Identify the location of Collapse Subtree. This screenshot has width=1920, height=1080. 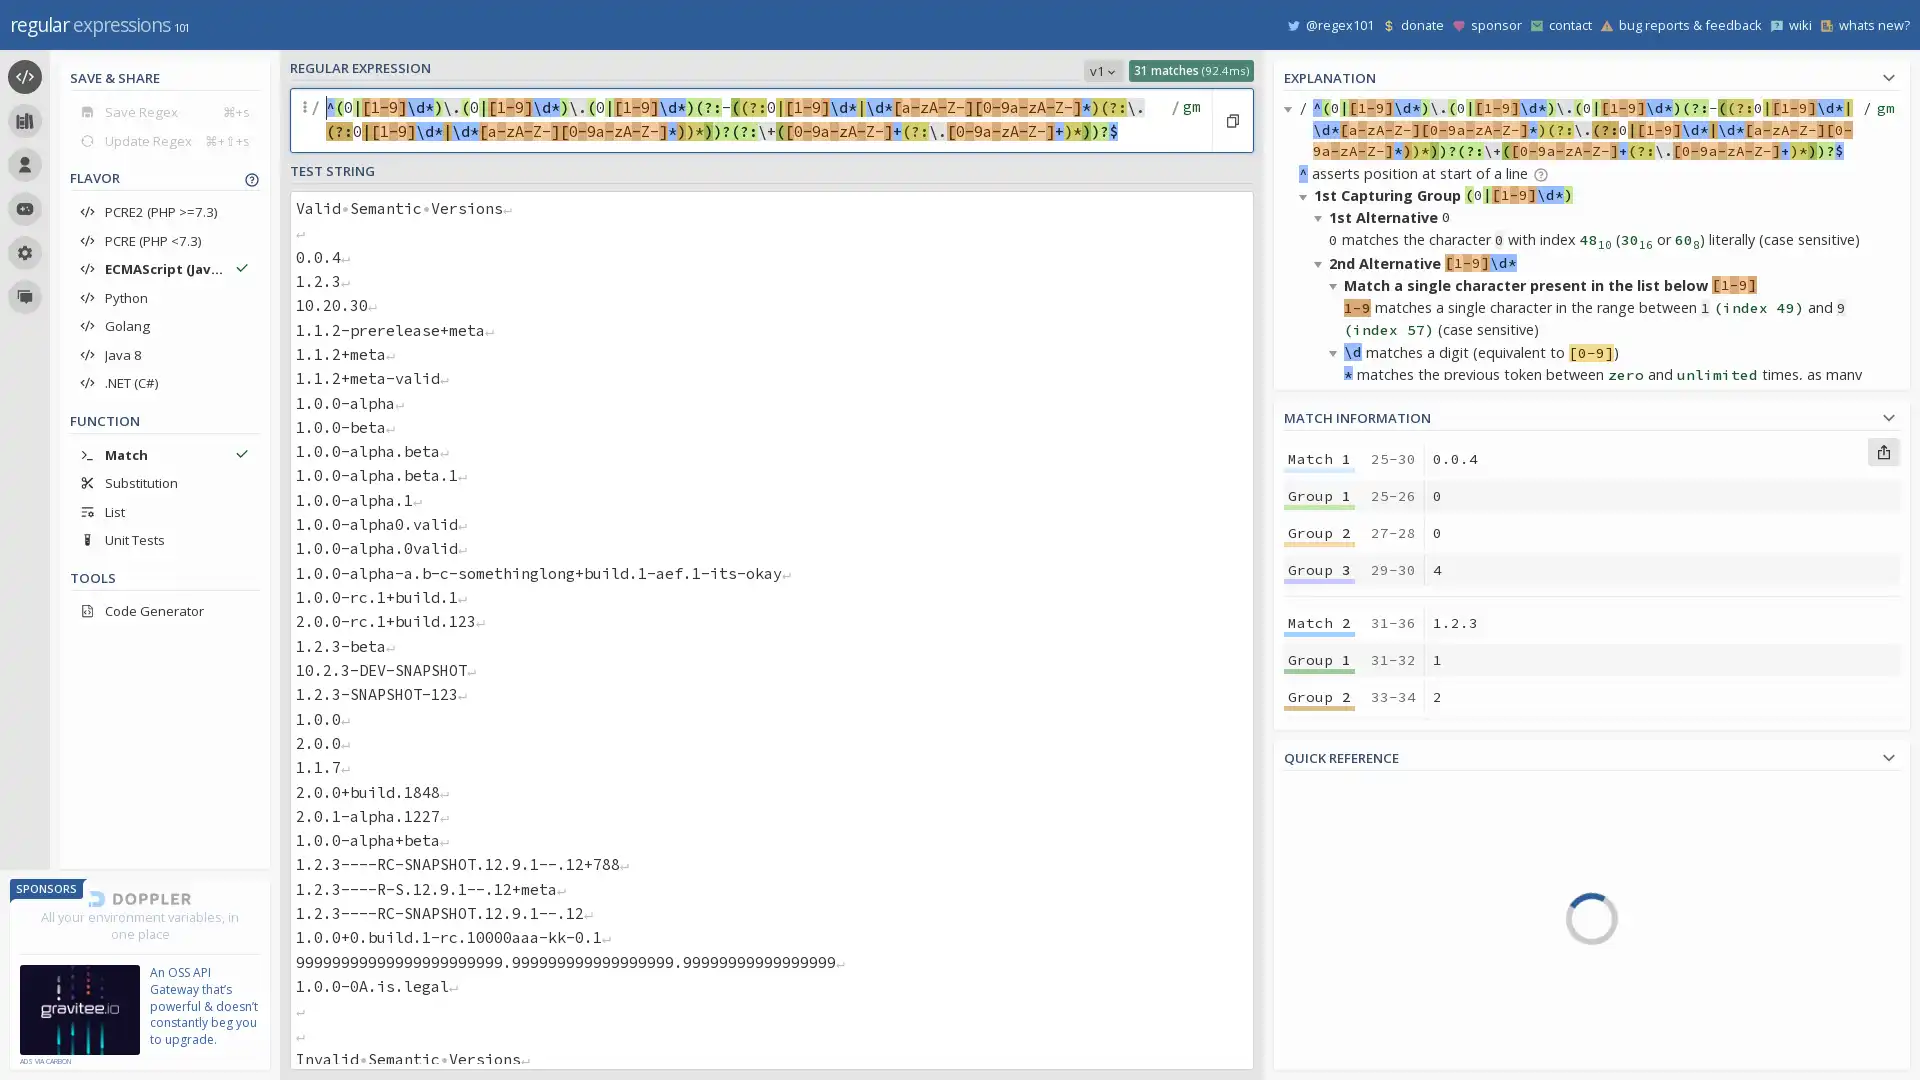
(1321, 713).